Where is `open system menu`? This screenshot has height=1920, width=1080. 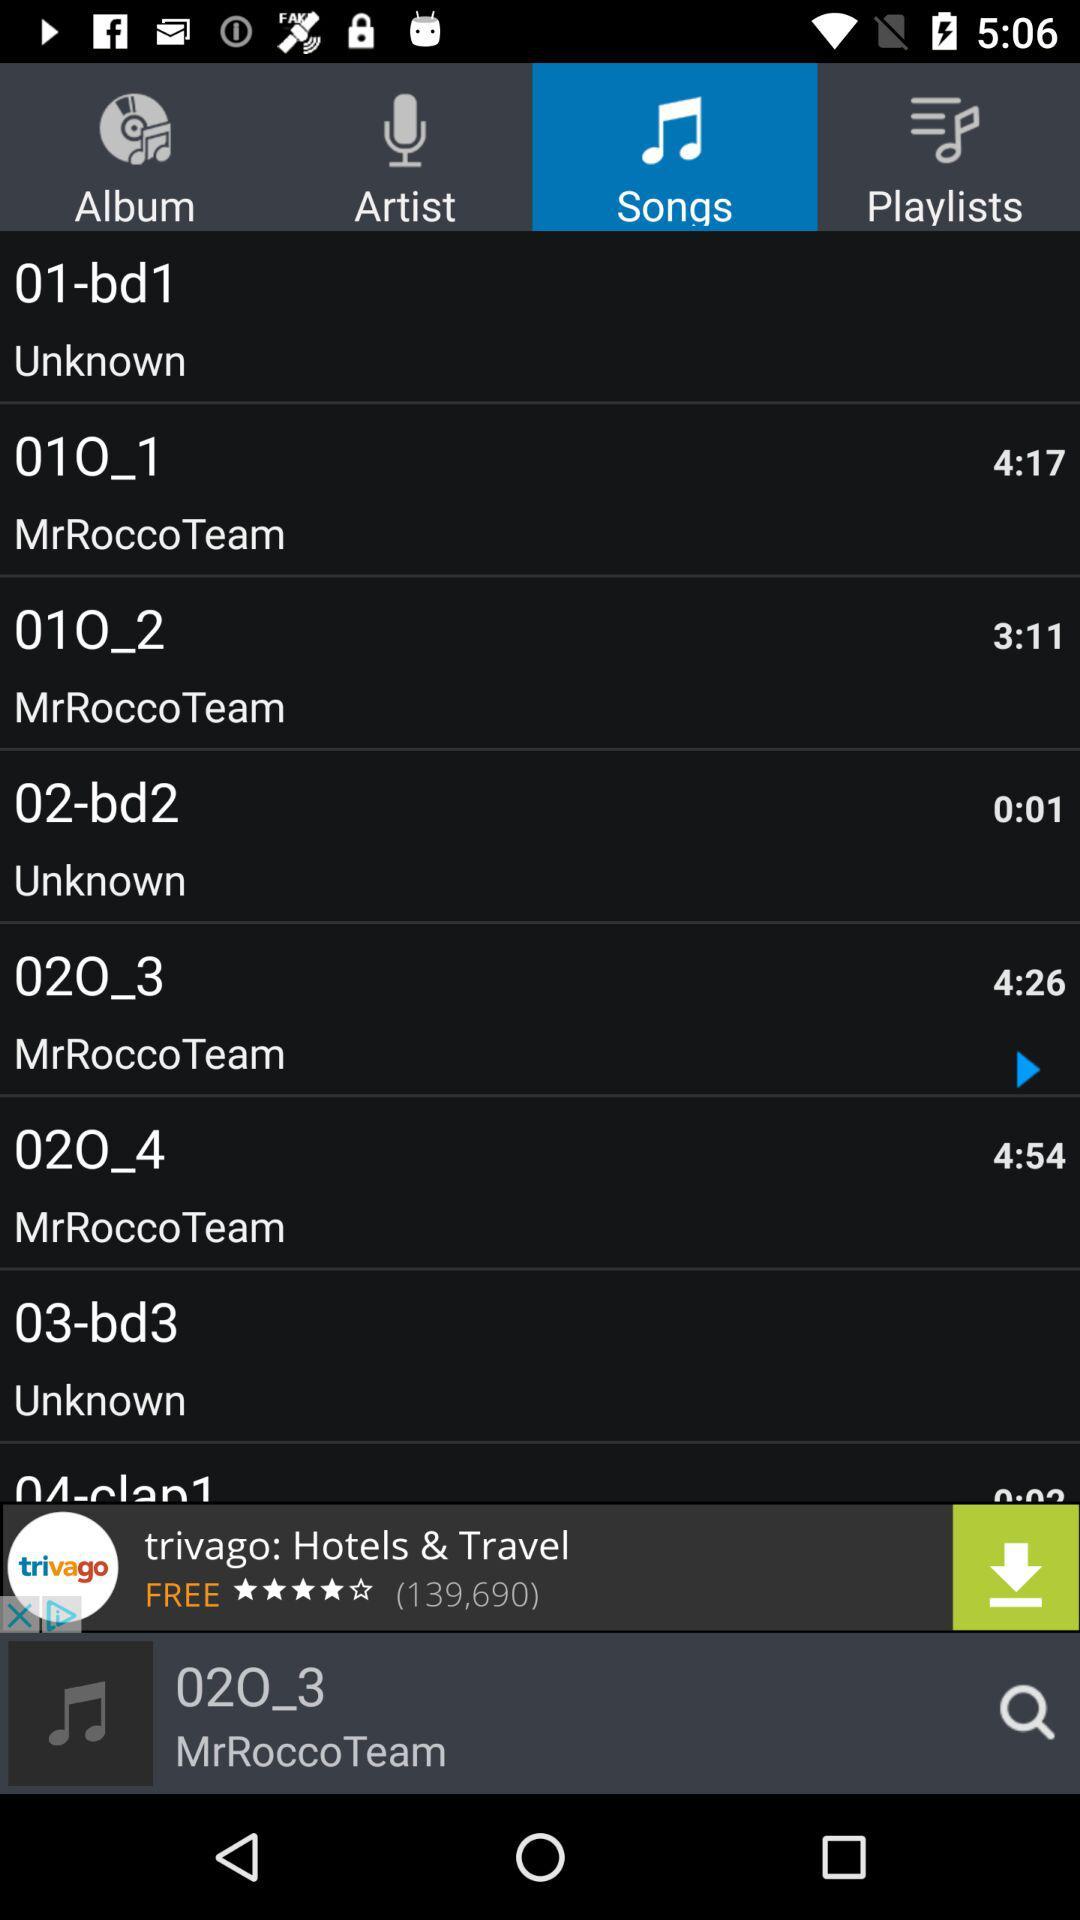
open system menu is located at coordinates (1021, 1712).